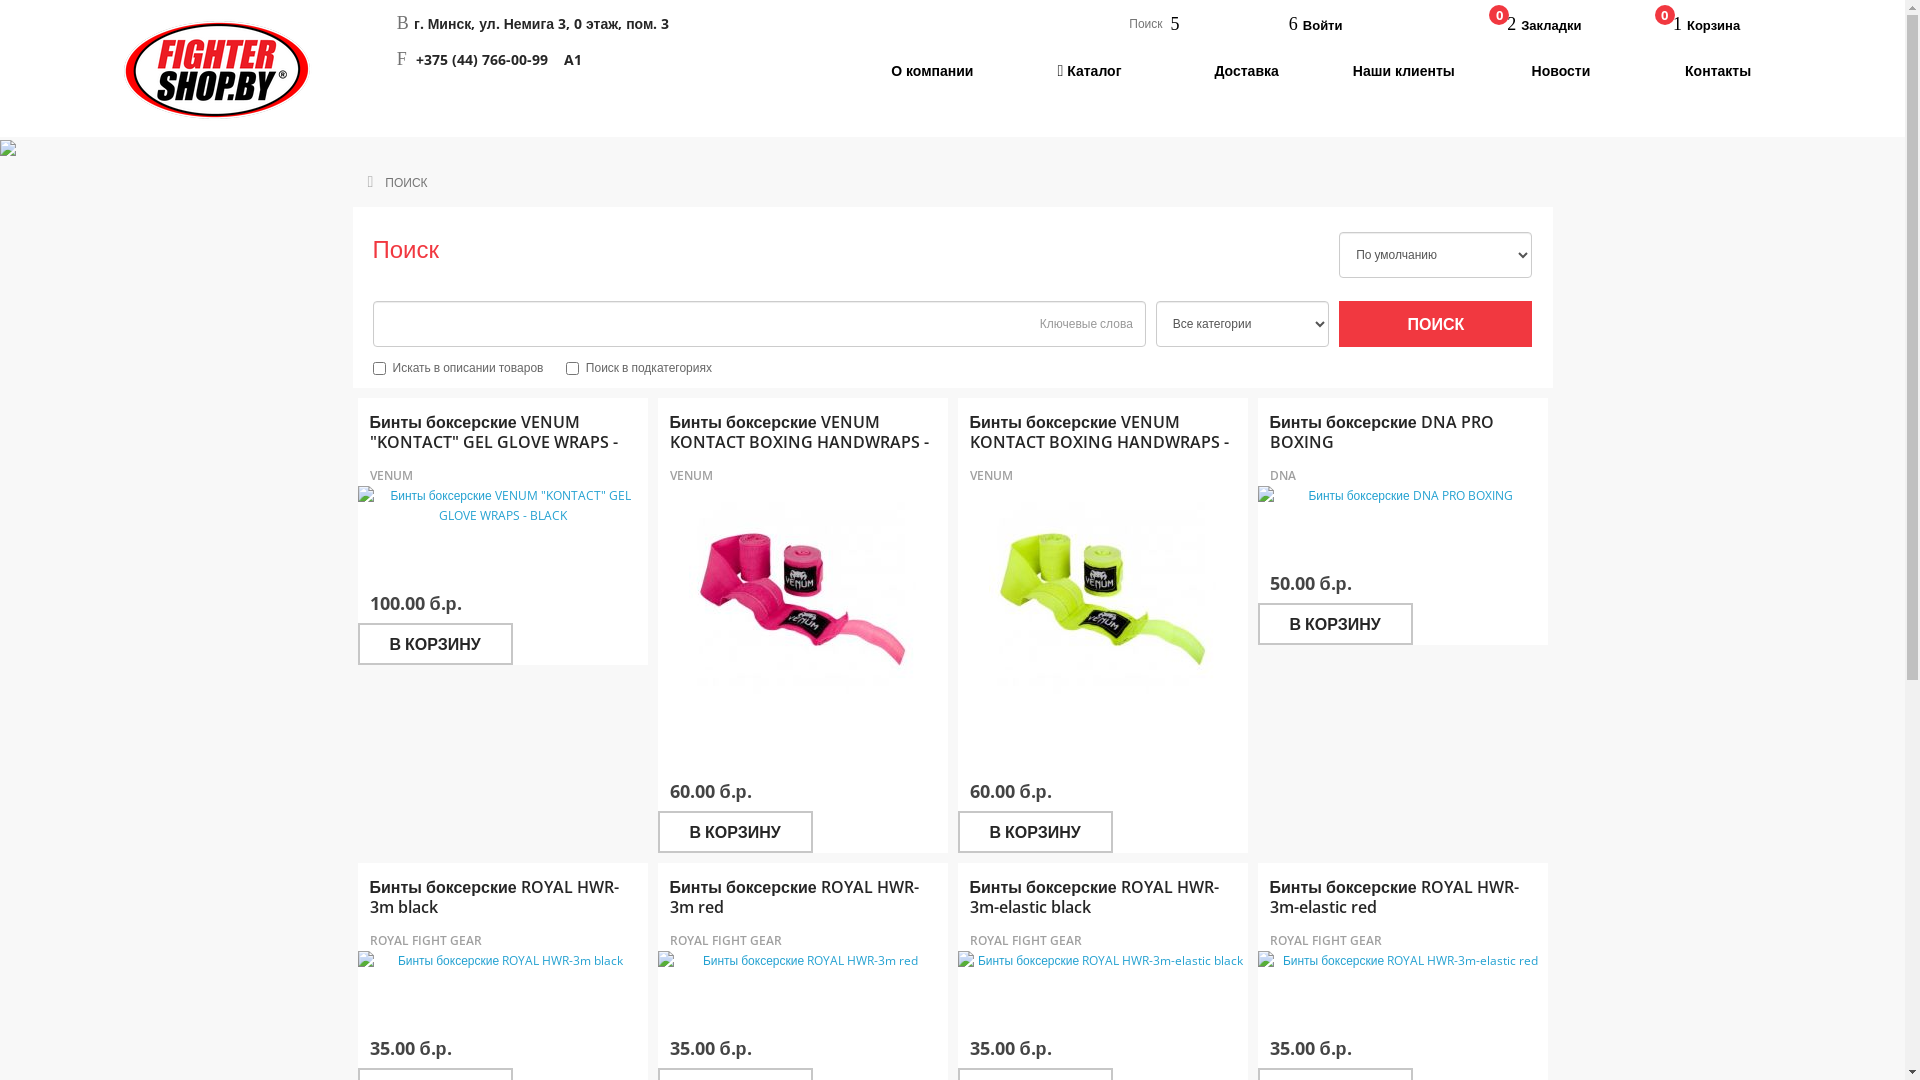 This screenshot has width=1920, height=1080. What do you see at coordinates (991, 475) in the screenshot?
I see `'VENUM'` at bounding box center [991, 475].